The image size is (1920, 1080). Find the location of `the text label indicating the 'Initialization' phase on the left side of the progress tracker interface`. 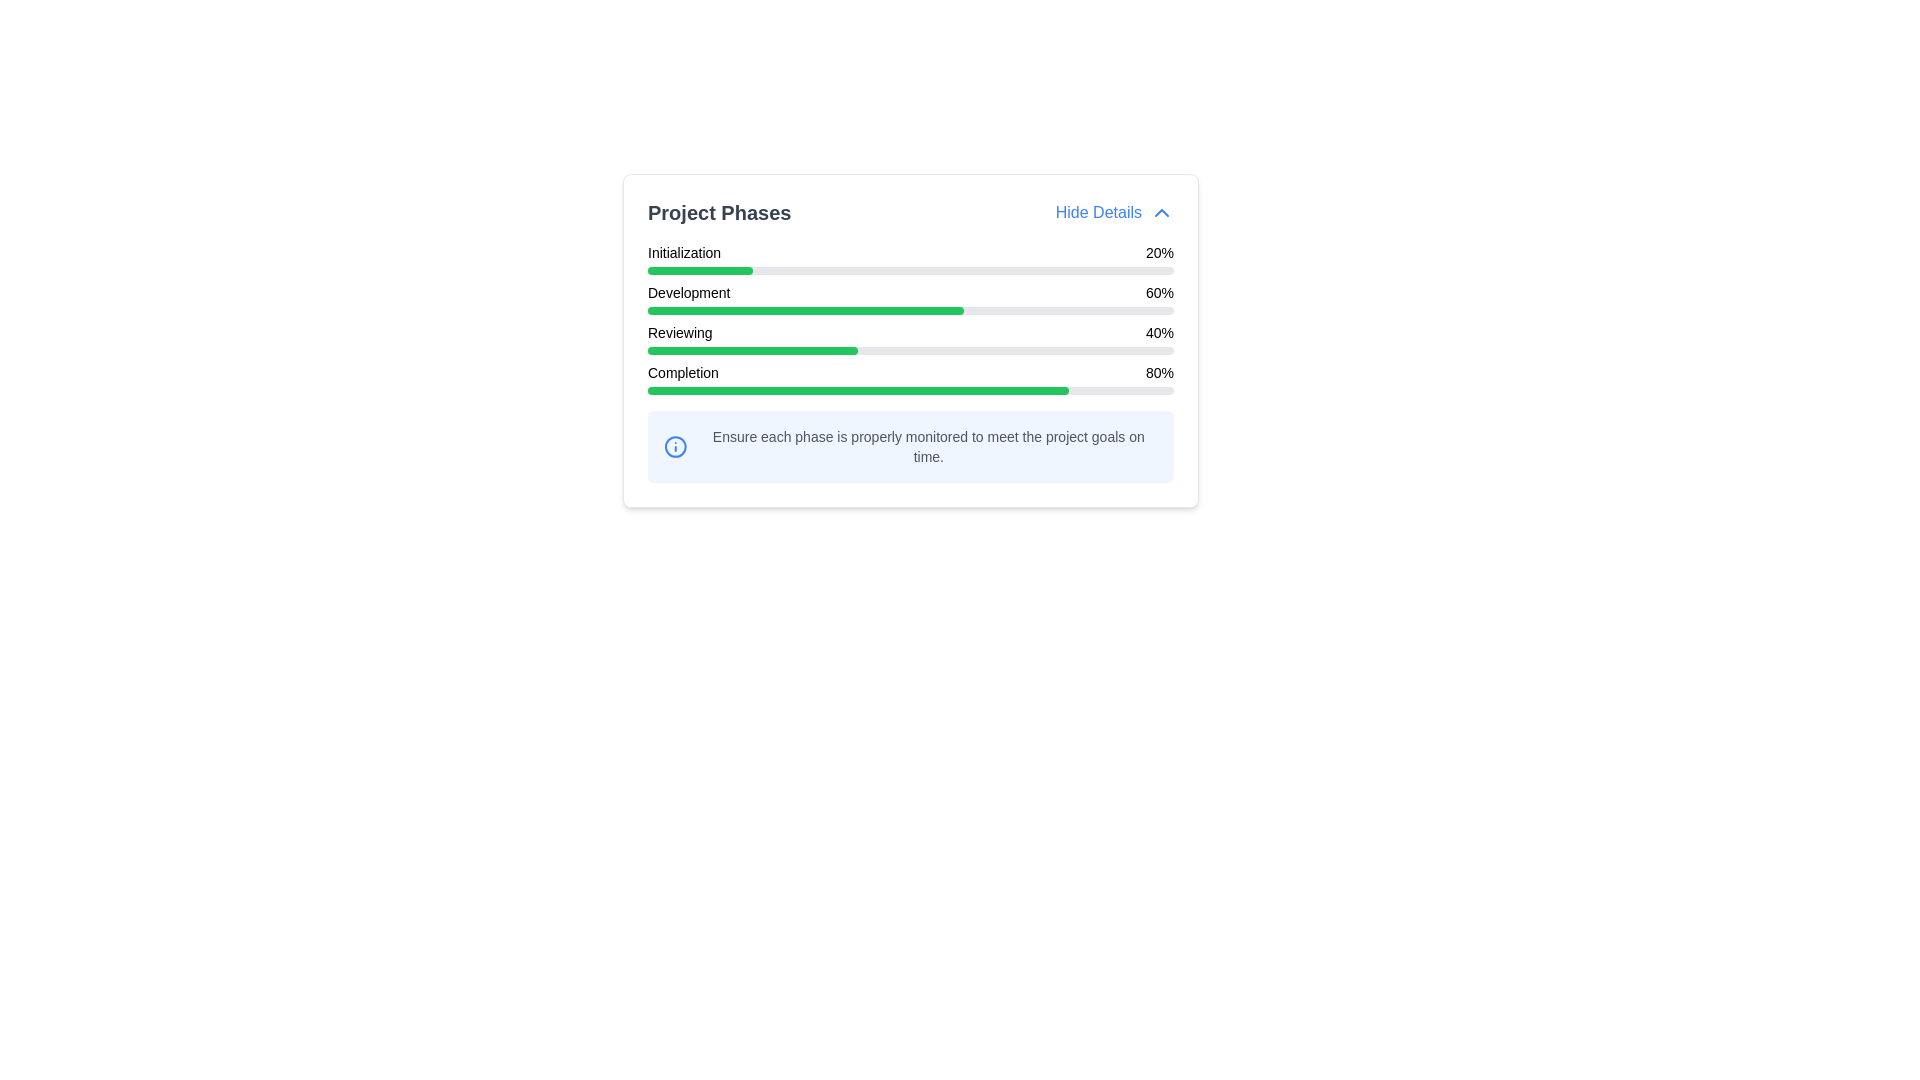

the text label indicating the 'Initialization' phase on the left side of the progress tracker interface is located at coordinates (684, 252).